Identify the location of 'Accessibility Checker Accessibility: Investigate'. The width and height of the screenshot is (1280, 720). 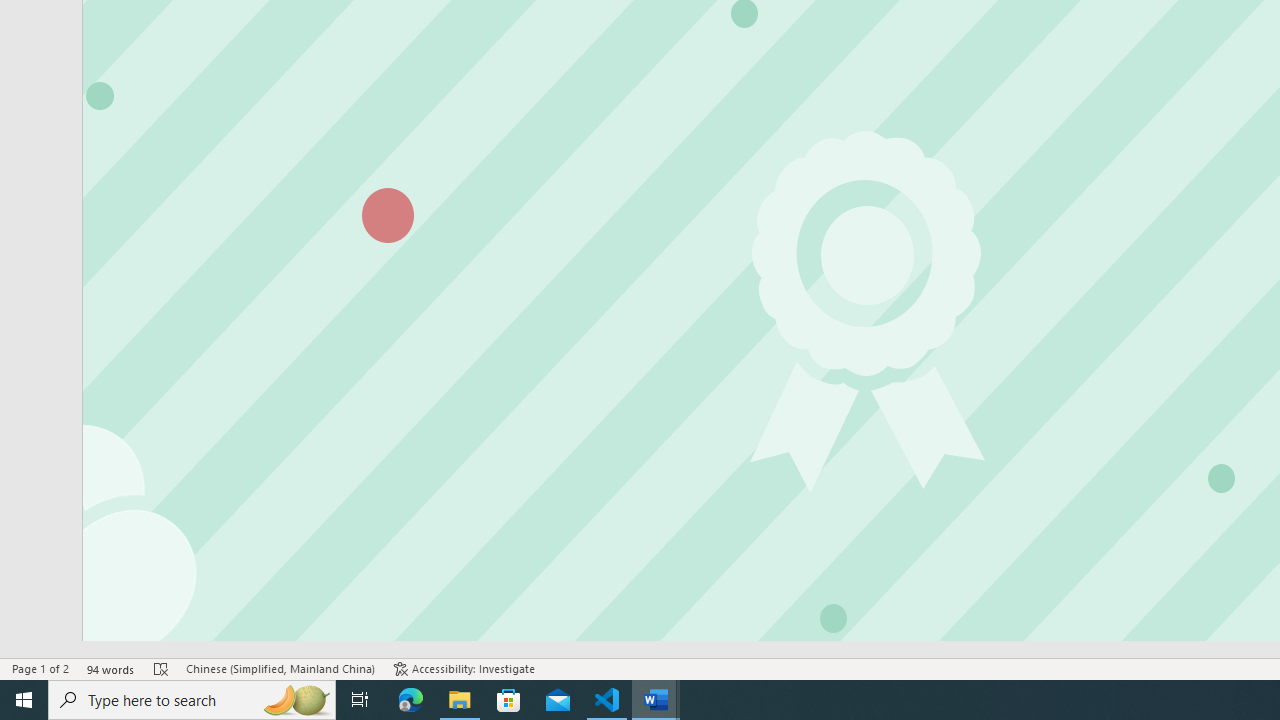
(463, 669).